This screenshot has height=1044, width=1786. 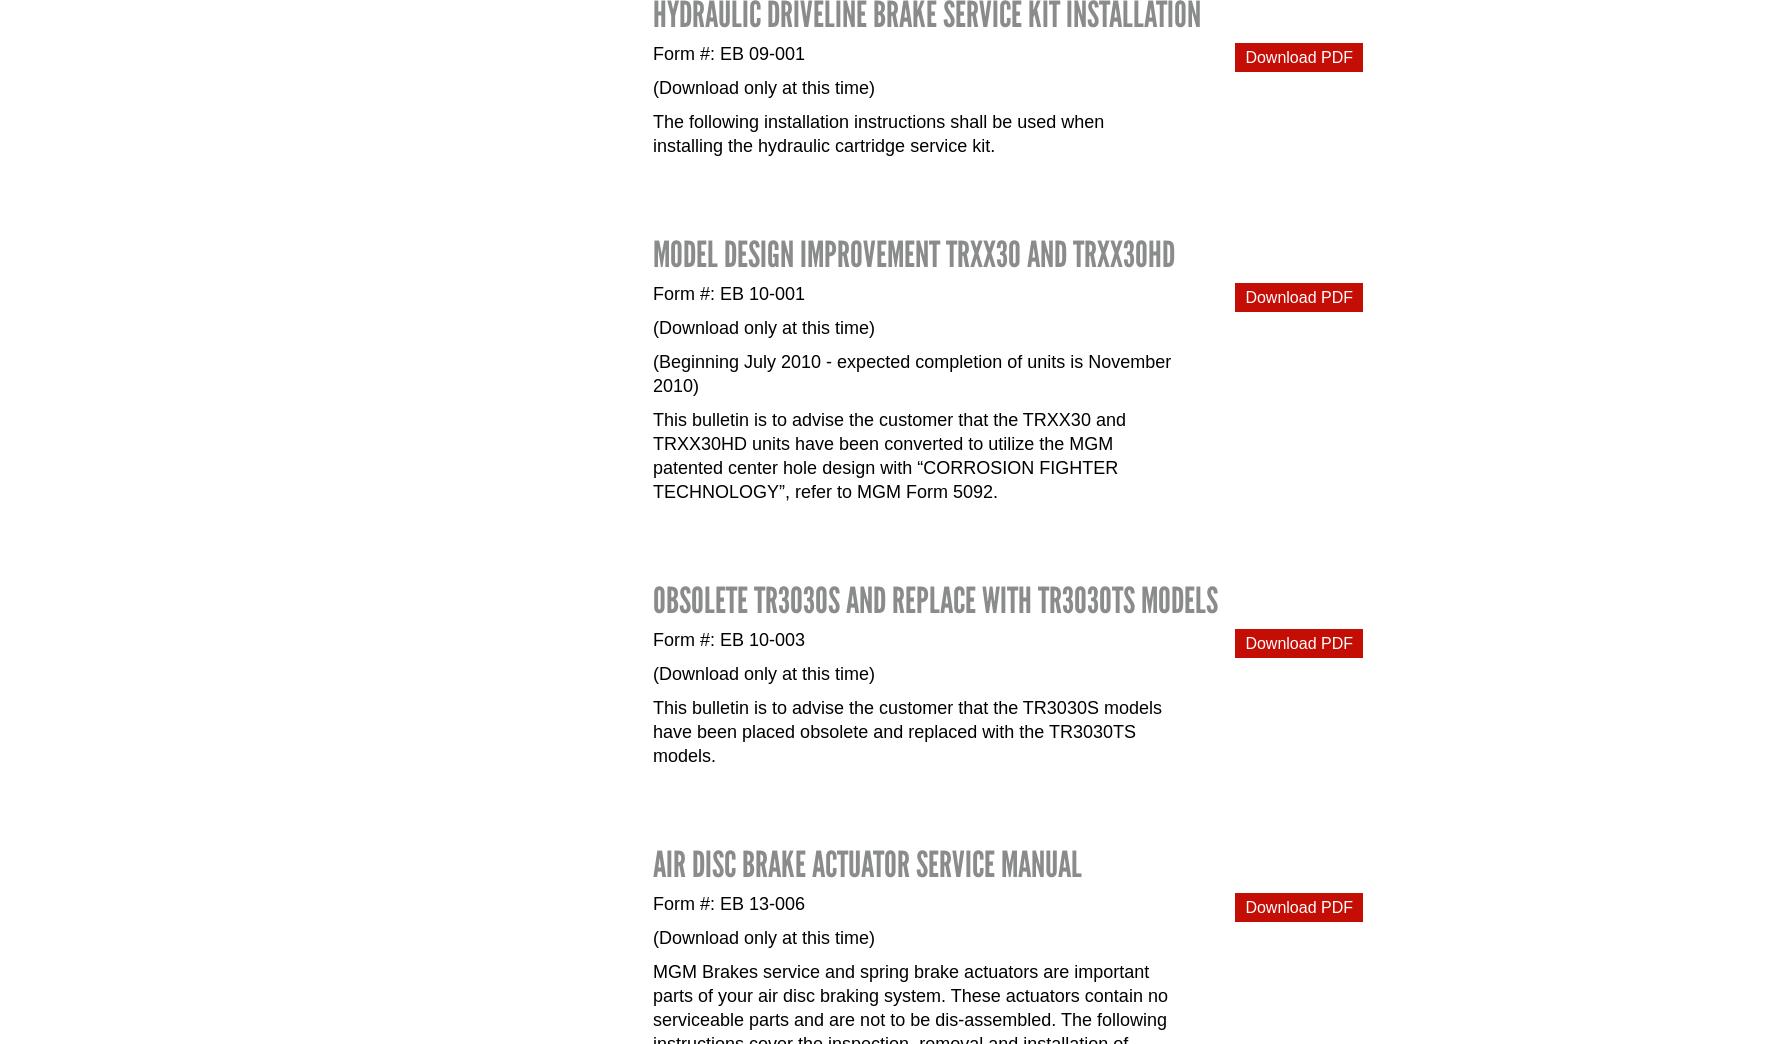 I want to click on 'Obsolete TR3030S and Replace with TR3030TS Models', so click(x=935, y=600).